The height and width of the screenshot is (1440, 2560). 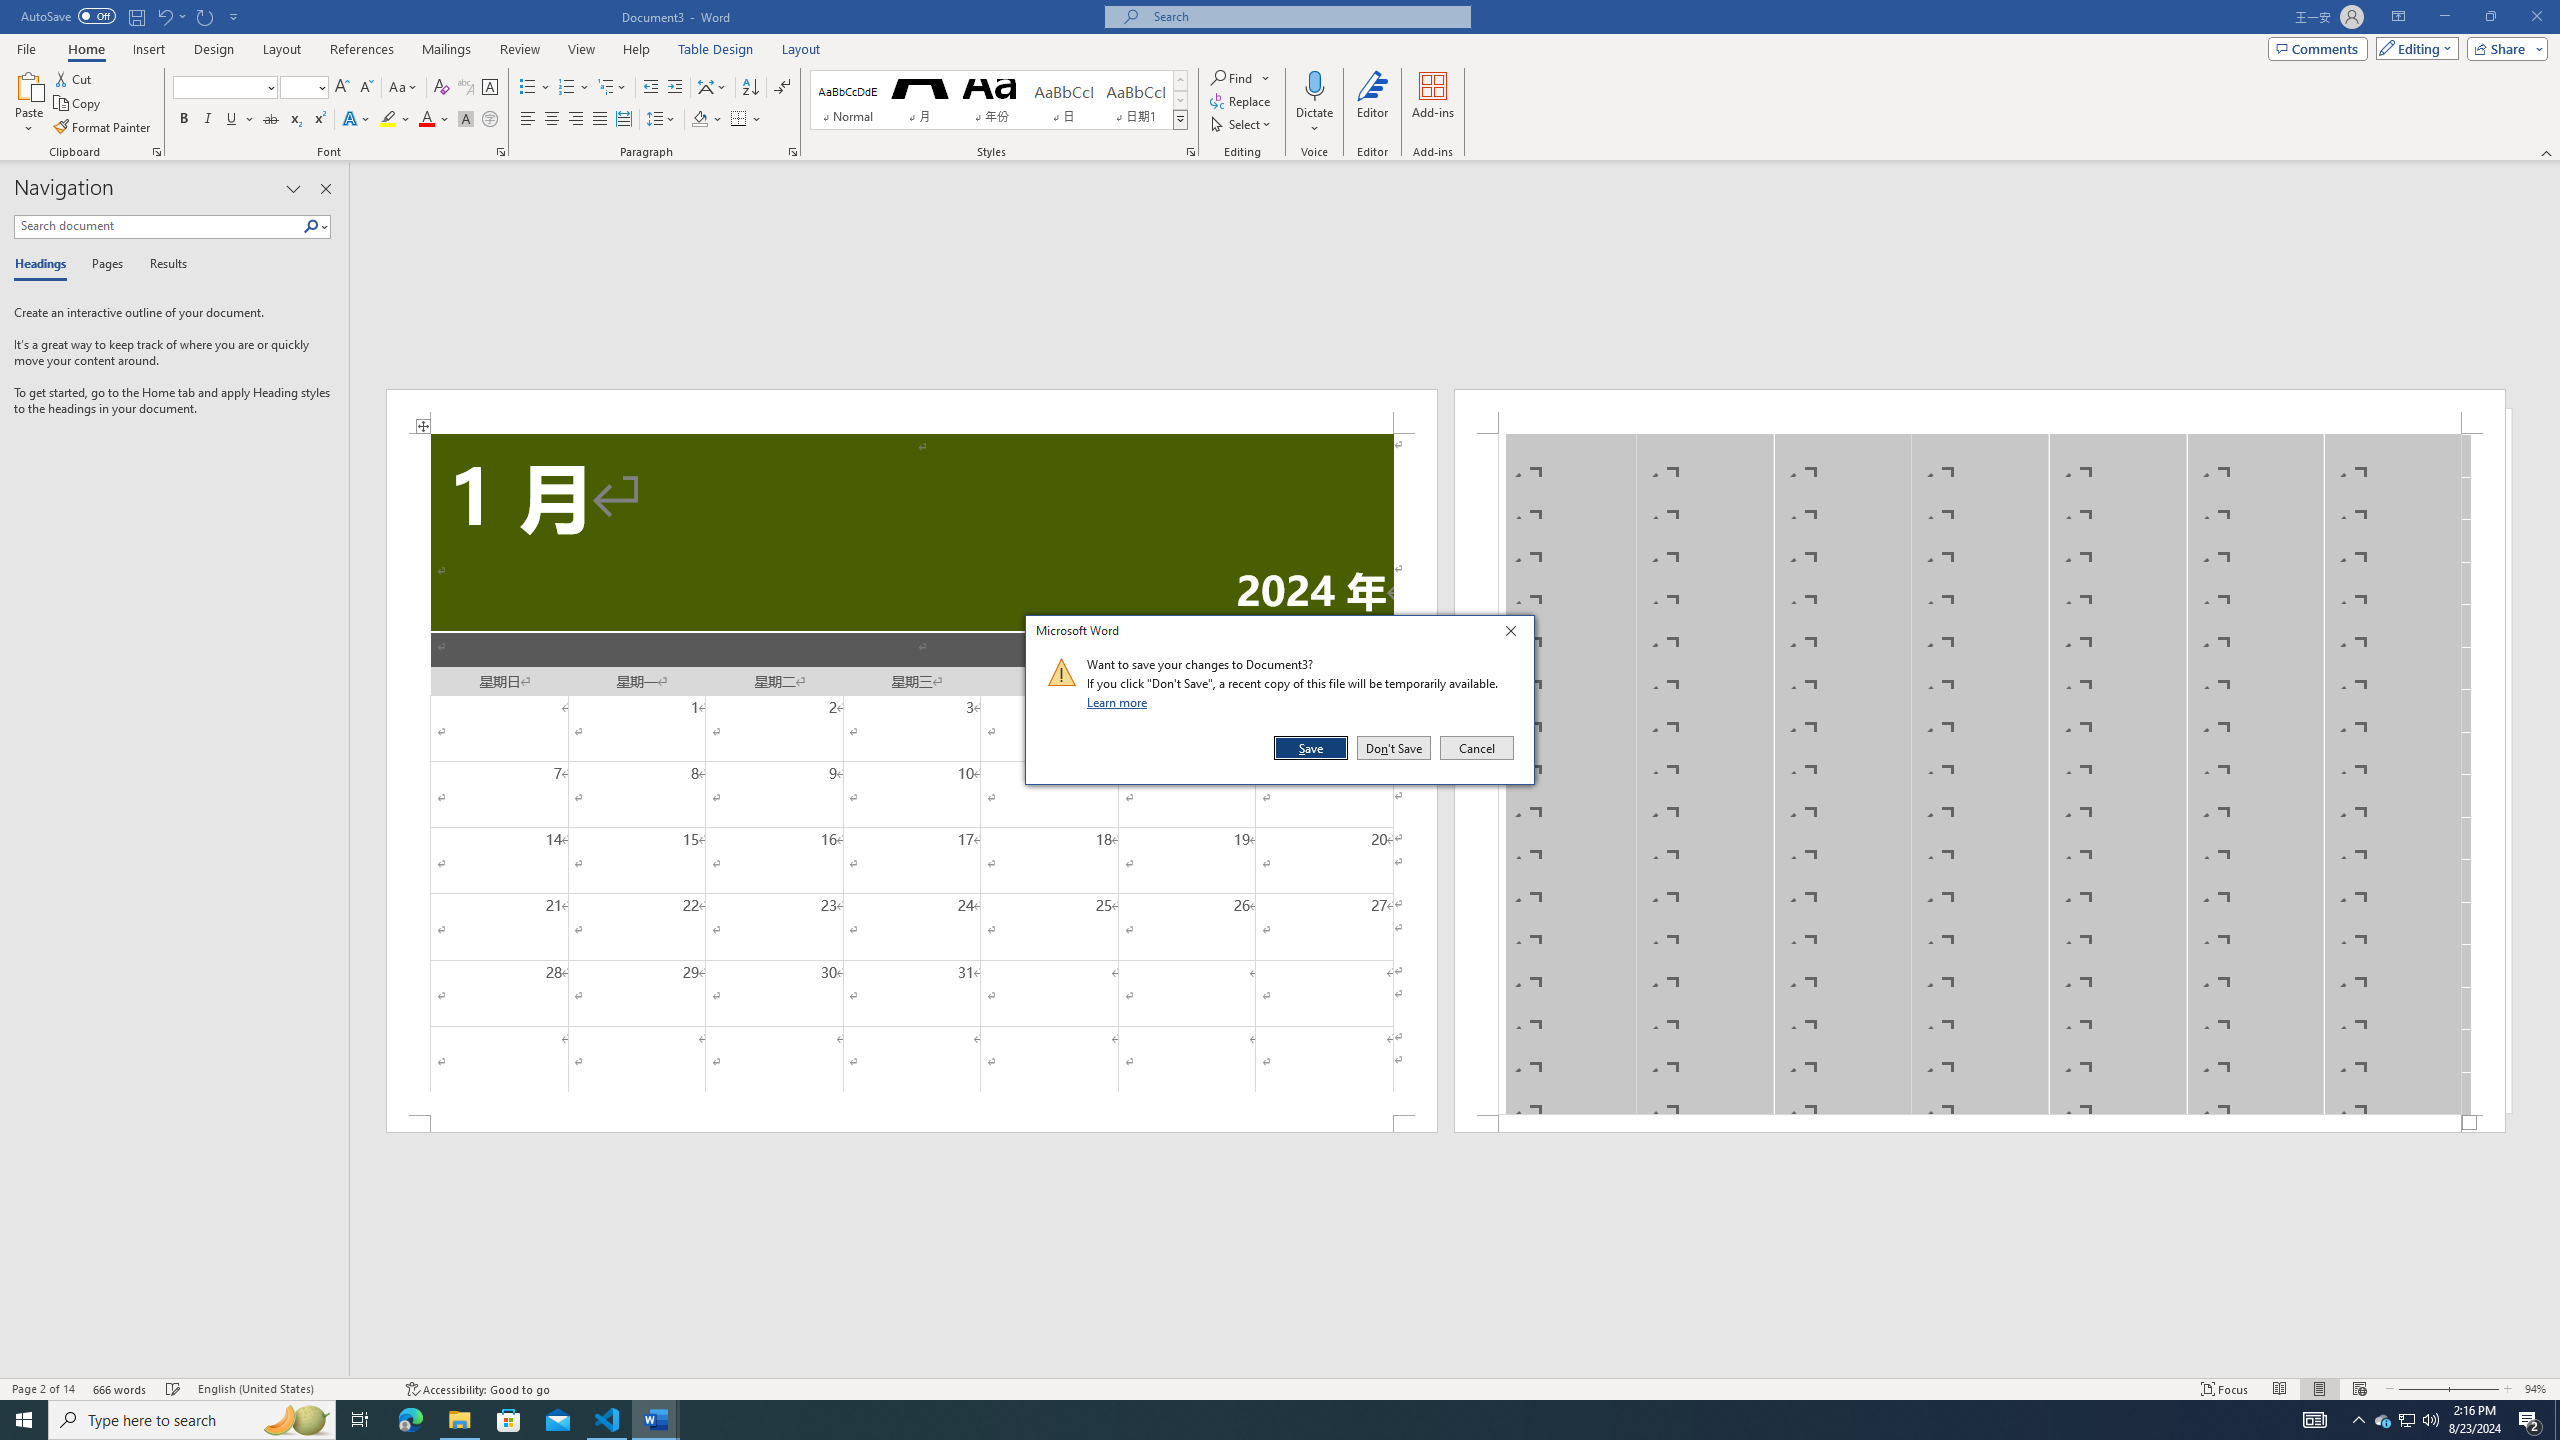 I want to click on 'Asian Layout', so click(x=712, y=87).